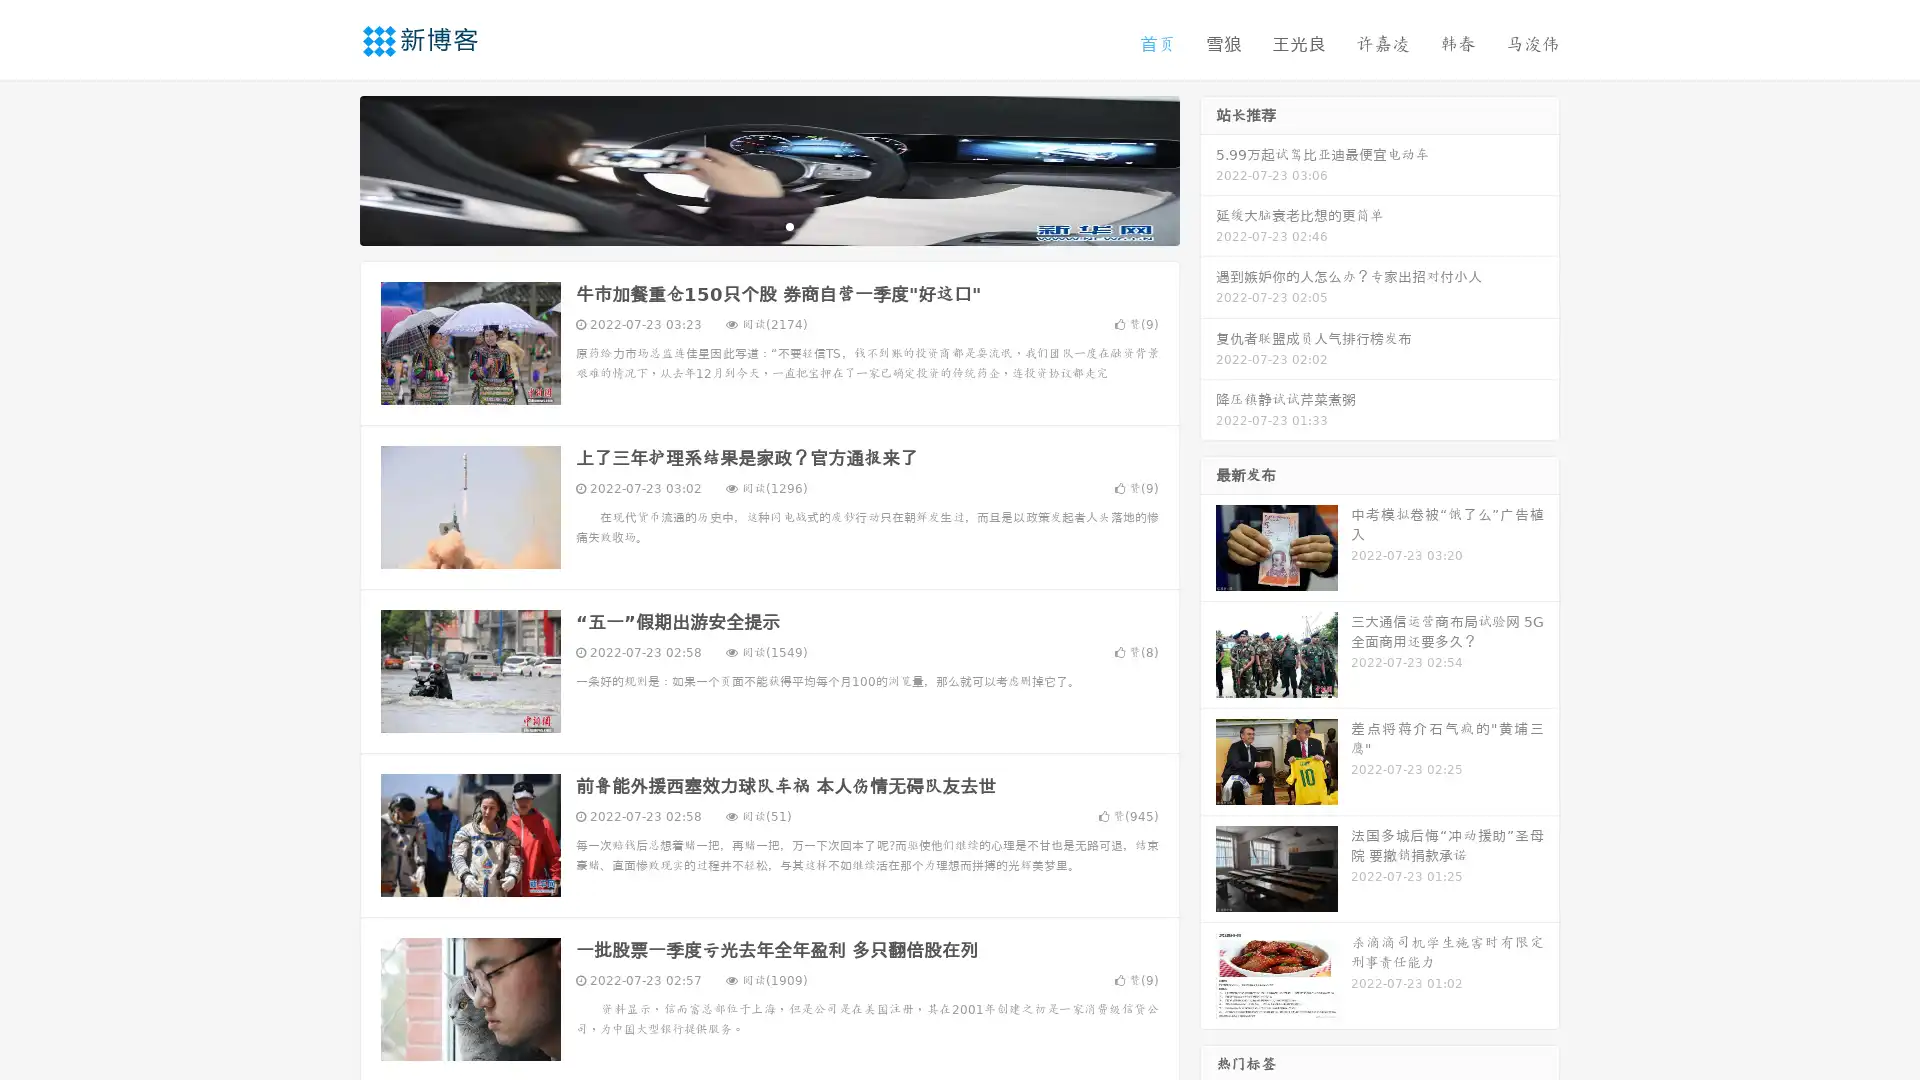 Image resolution: width=1920 pixels, height=1080 pixels. Describe the element at coordinates (748, 225) in the screenshot. I see `Go to slide 1` at that location.